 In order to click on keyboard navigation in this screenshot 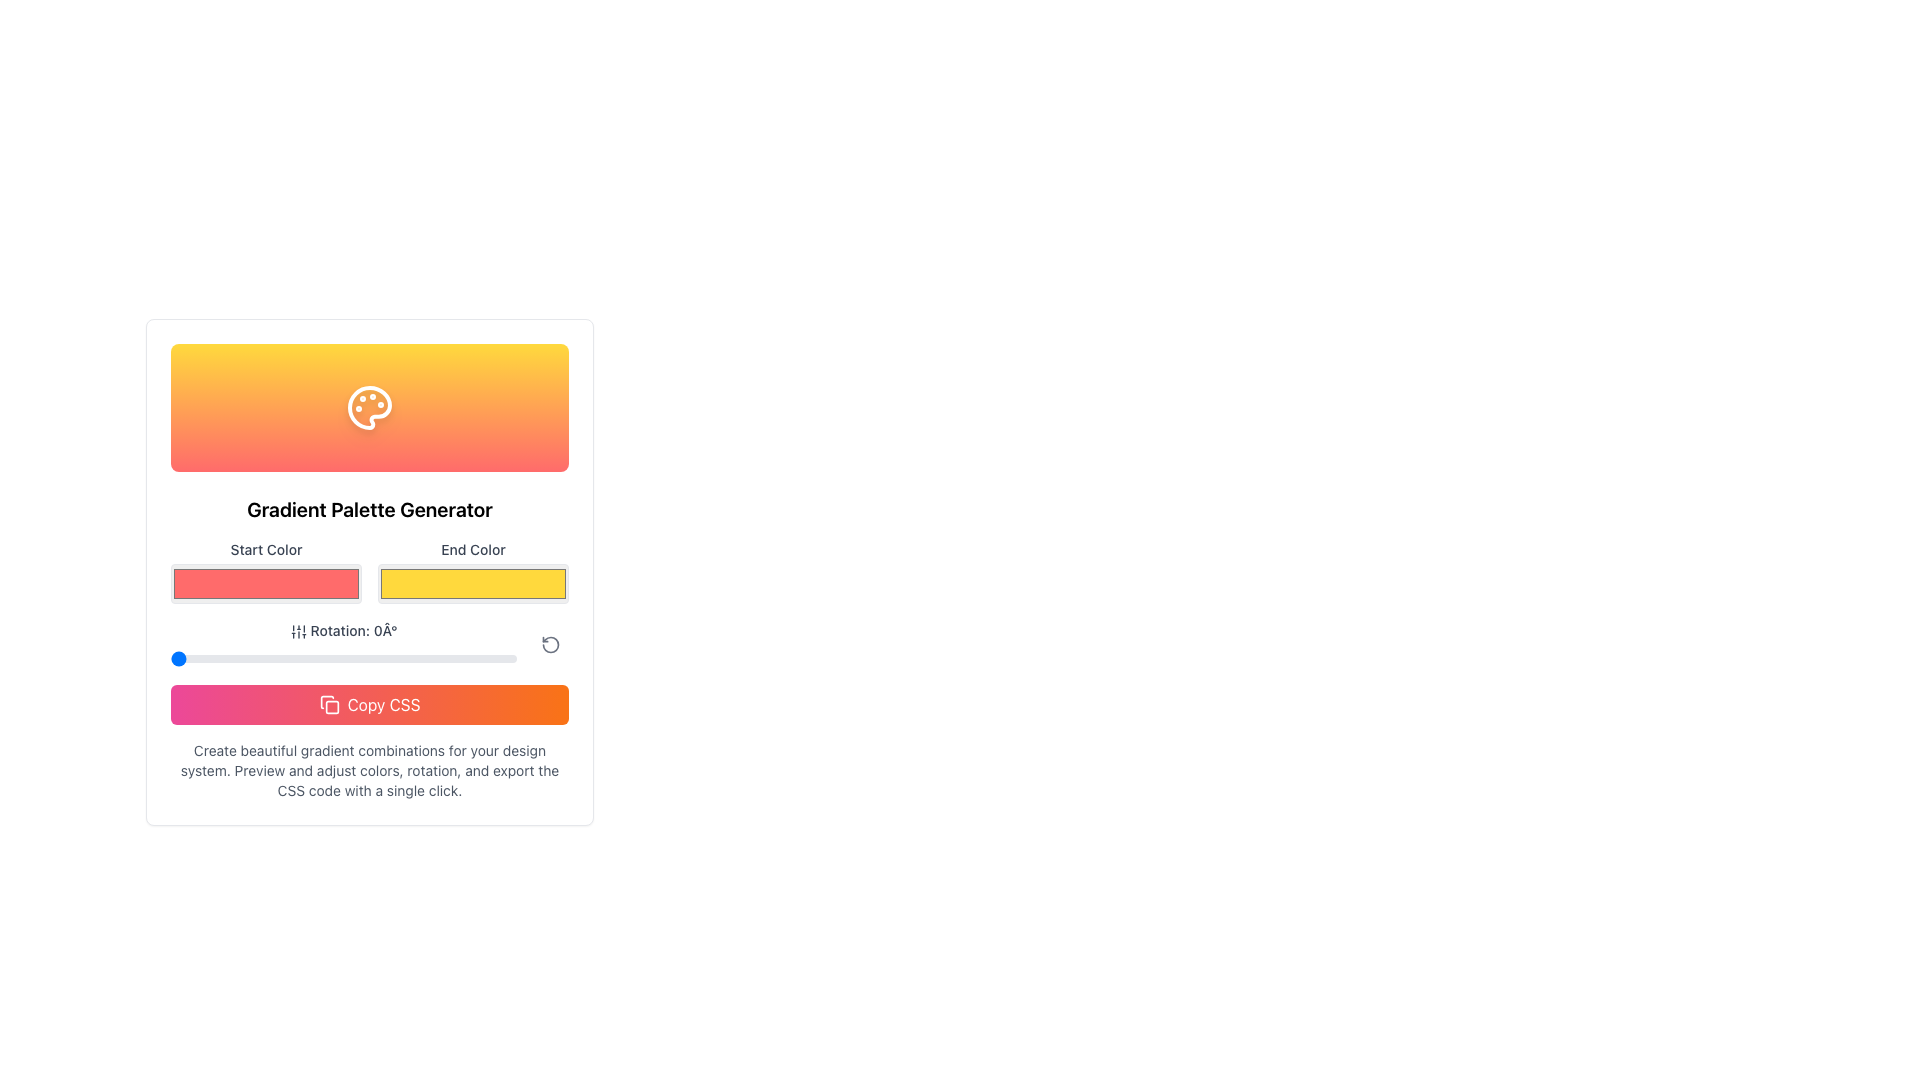, I will do `click(472, 583)`.